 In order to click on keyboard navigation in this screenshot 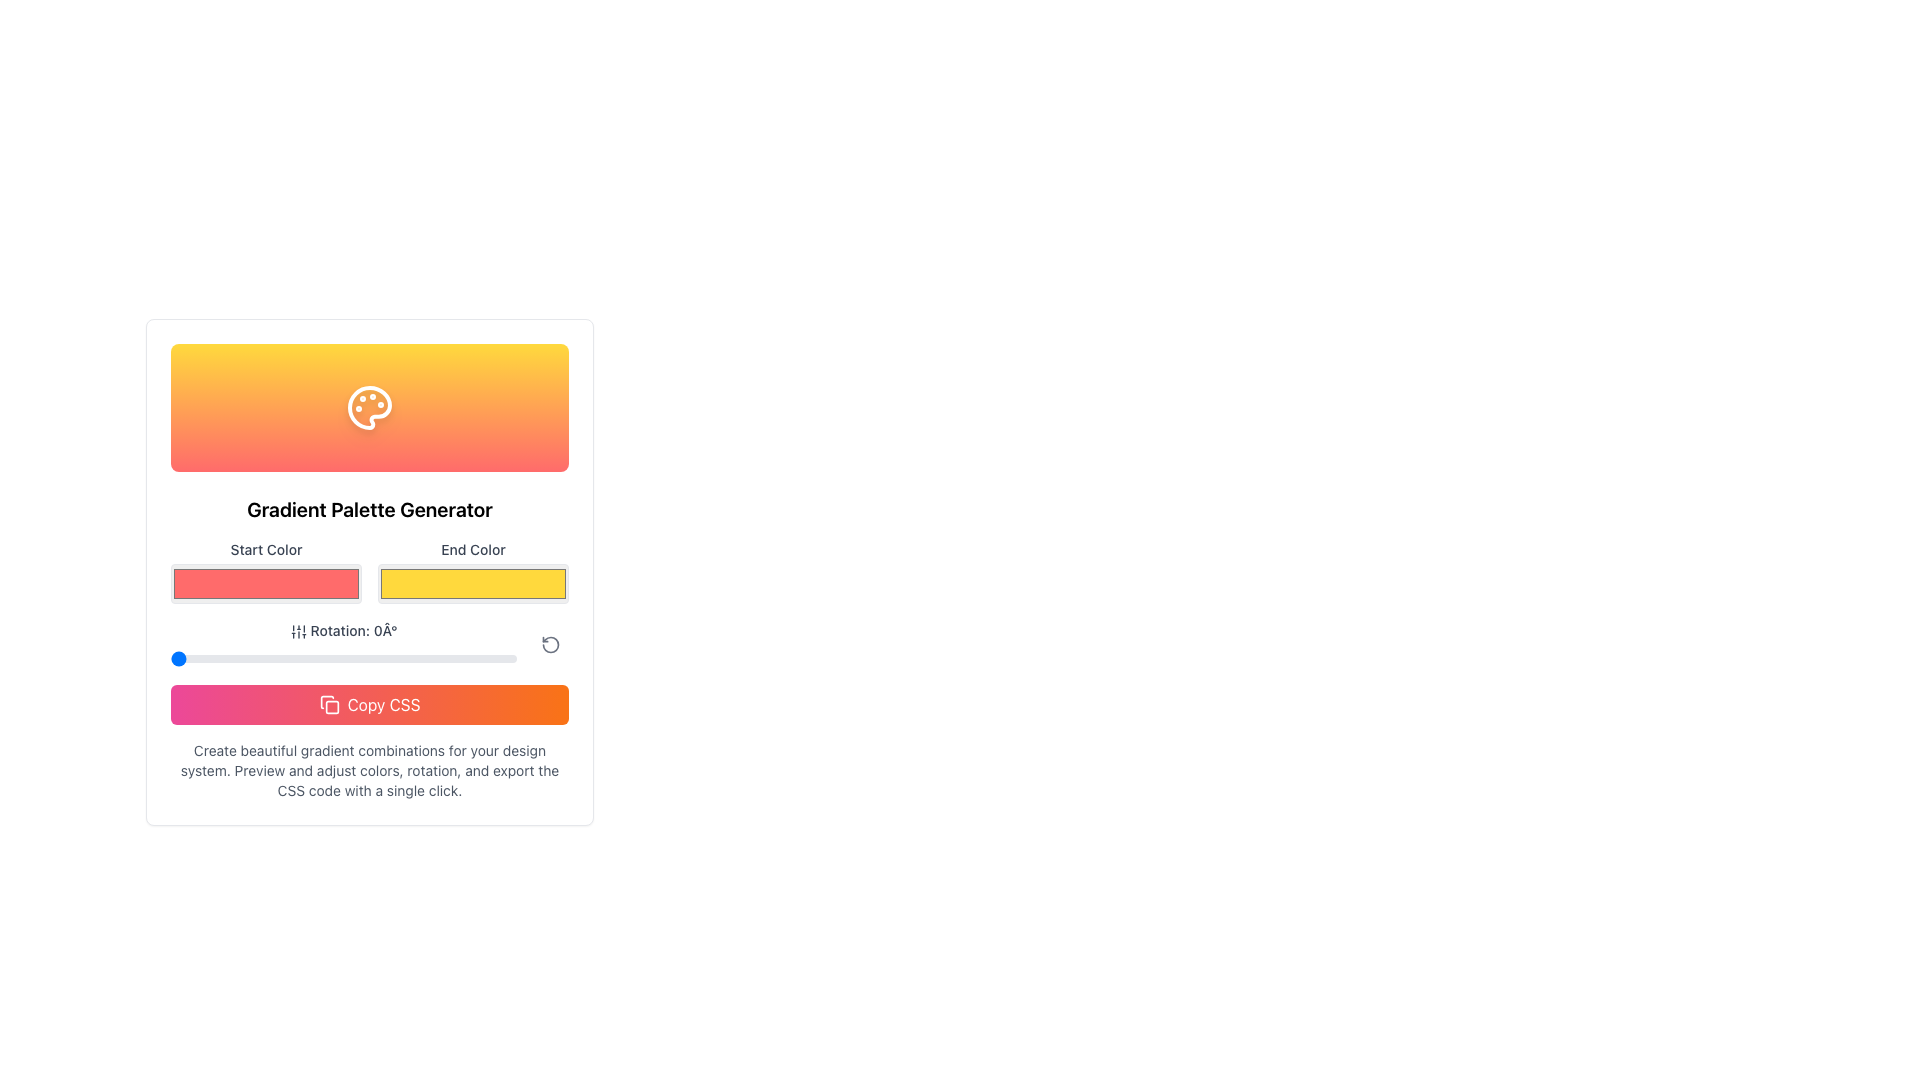, I will do `click(472, 583)`.